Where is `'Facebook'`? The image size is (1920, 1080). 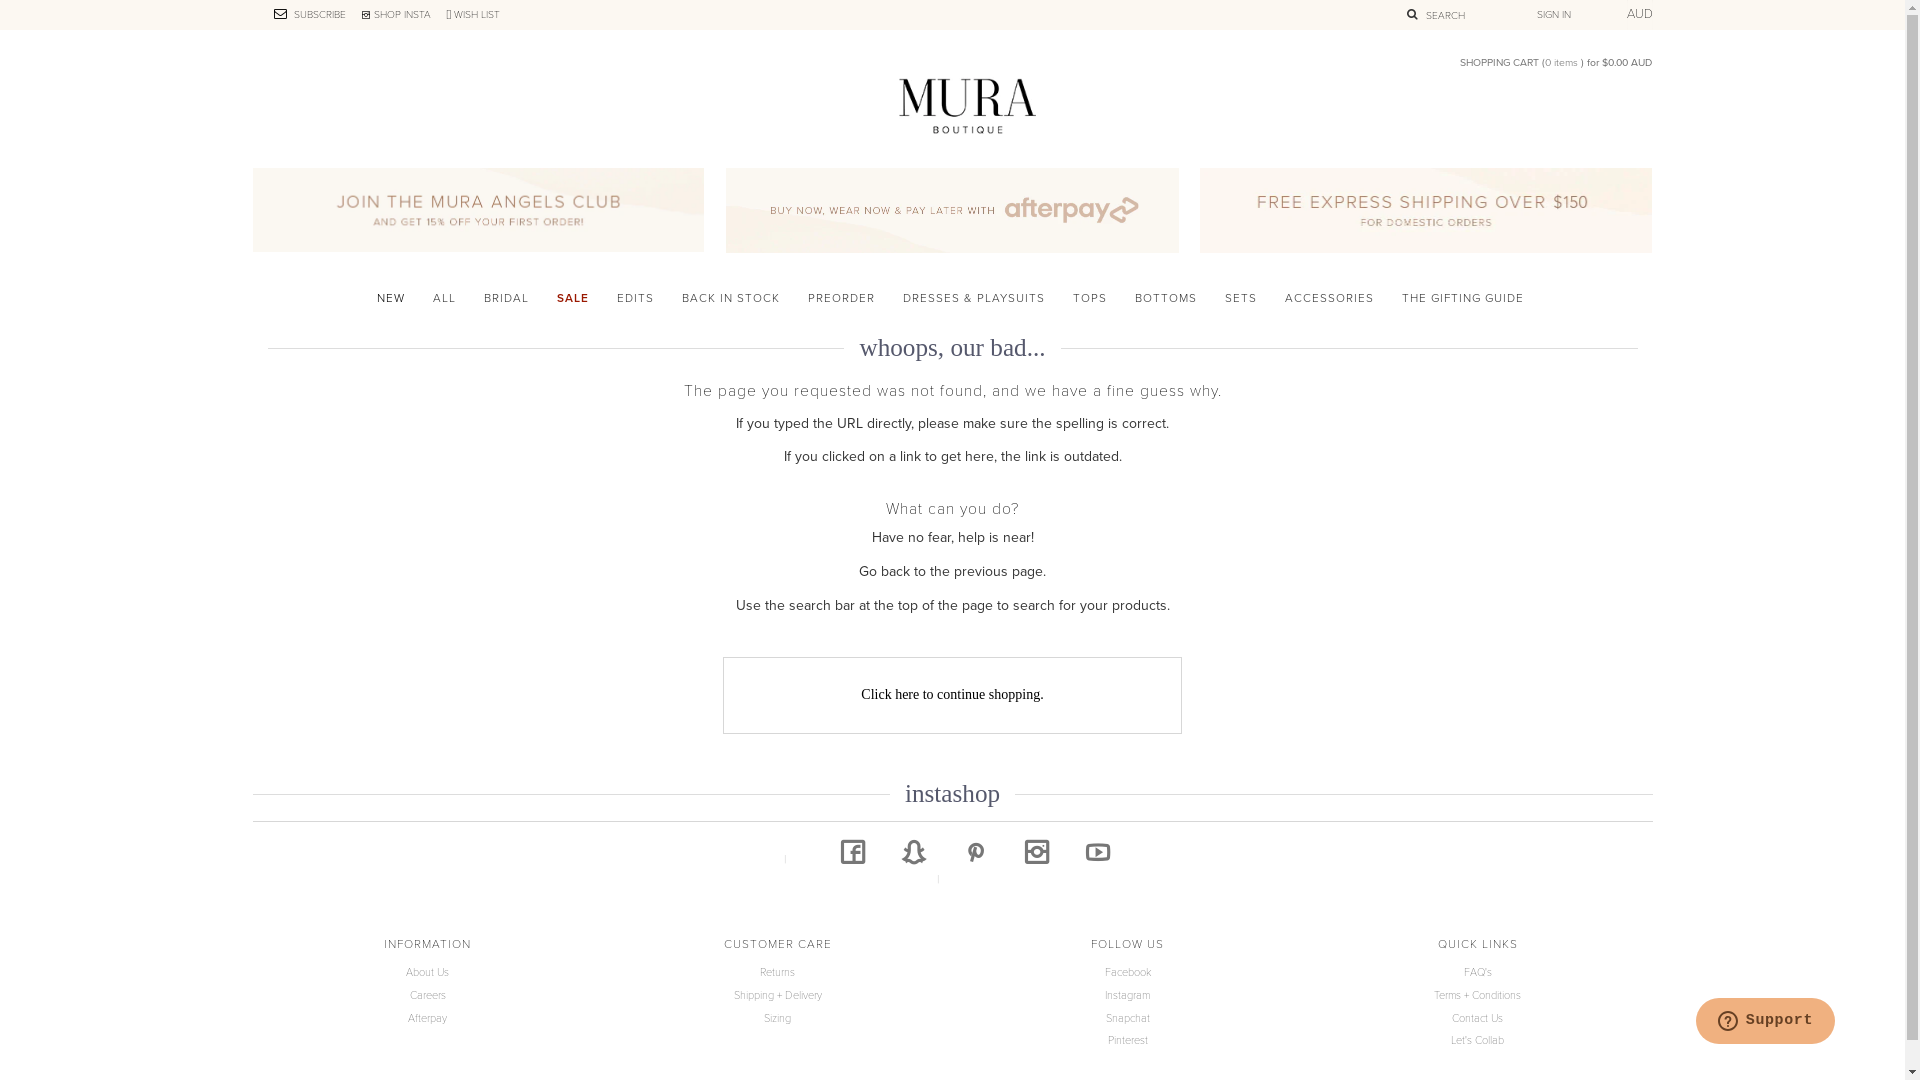 'Facebook' is located at coordinates (1103, 971).